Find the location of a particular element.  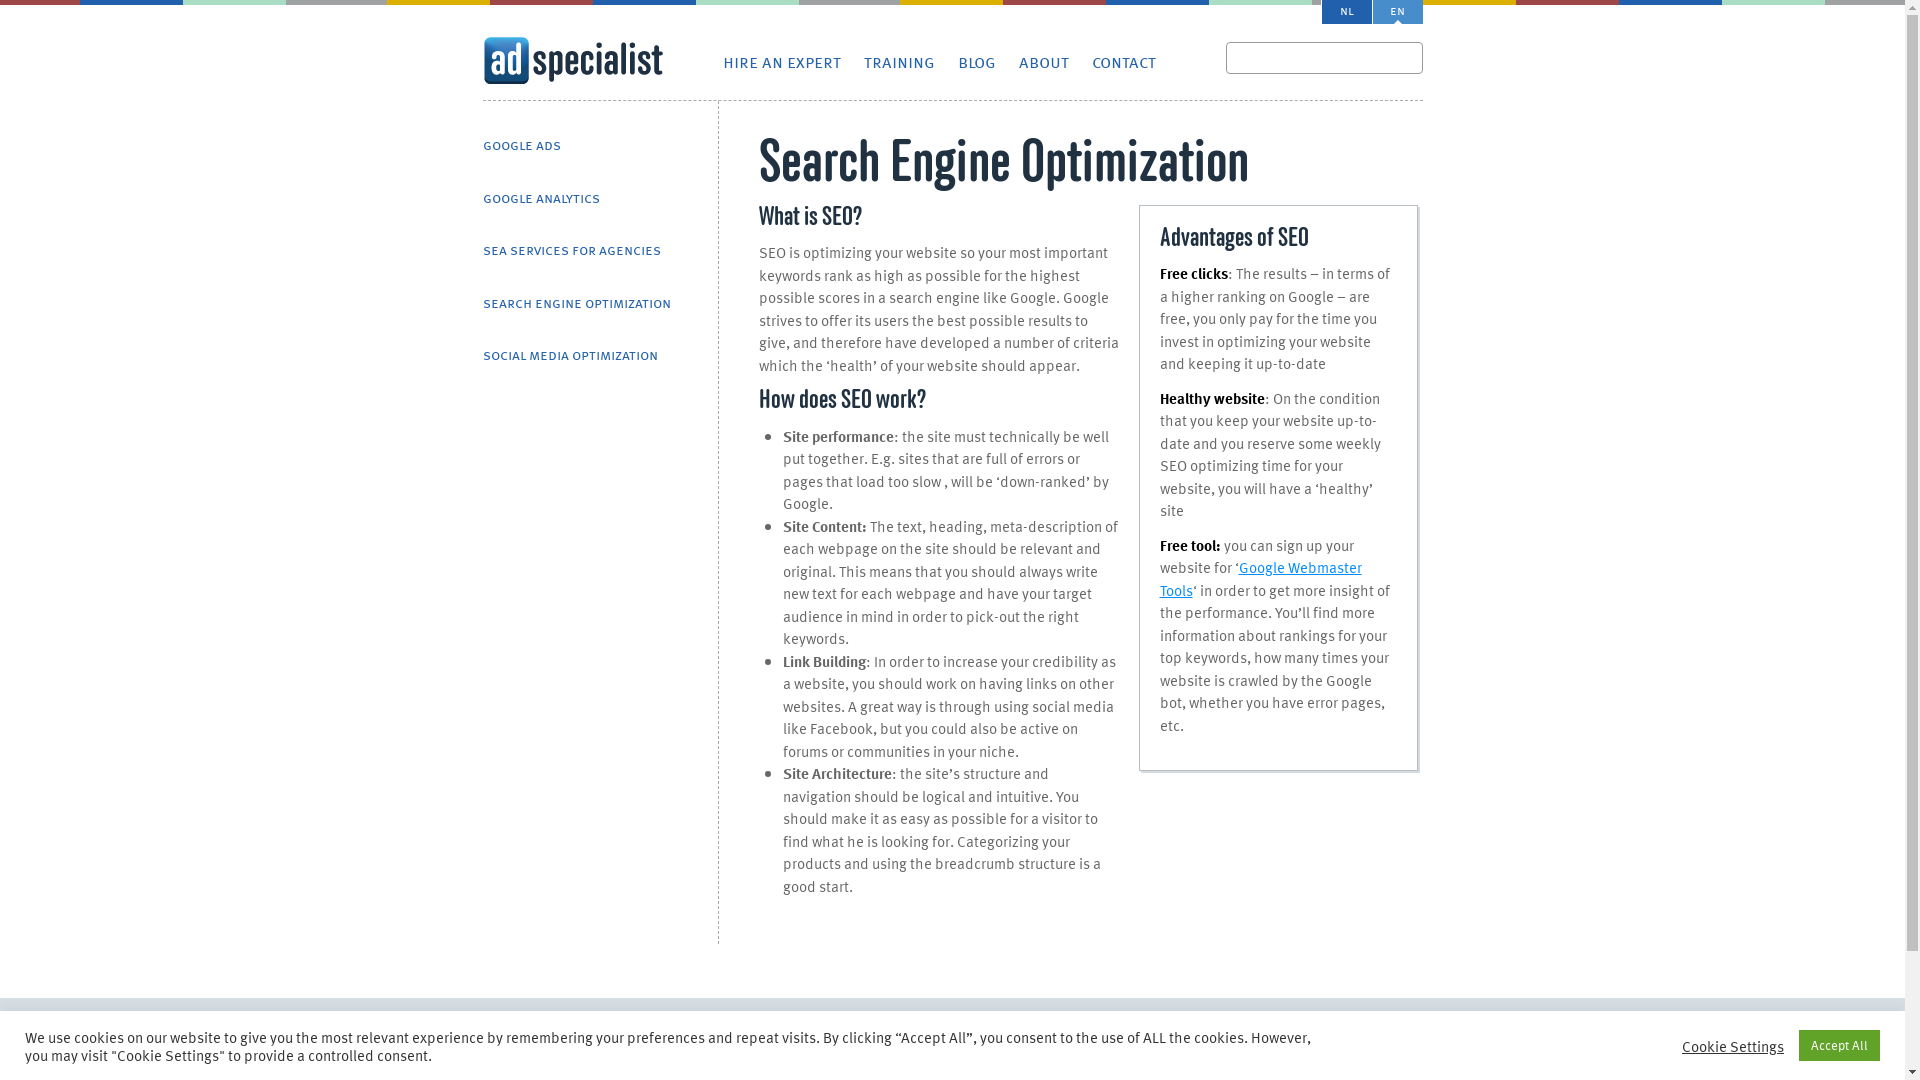

'Cookie Settings' is located at coordinates (1680, 1044).